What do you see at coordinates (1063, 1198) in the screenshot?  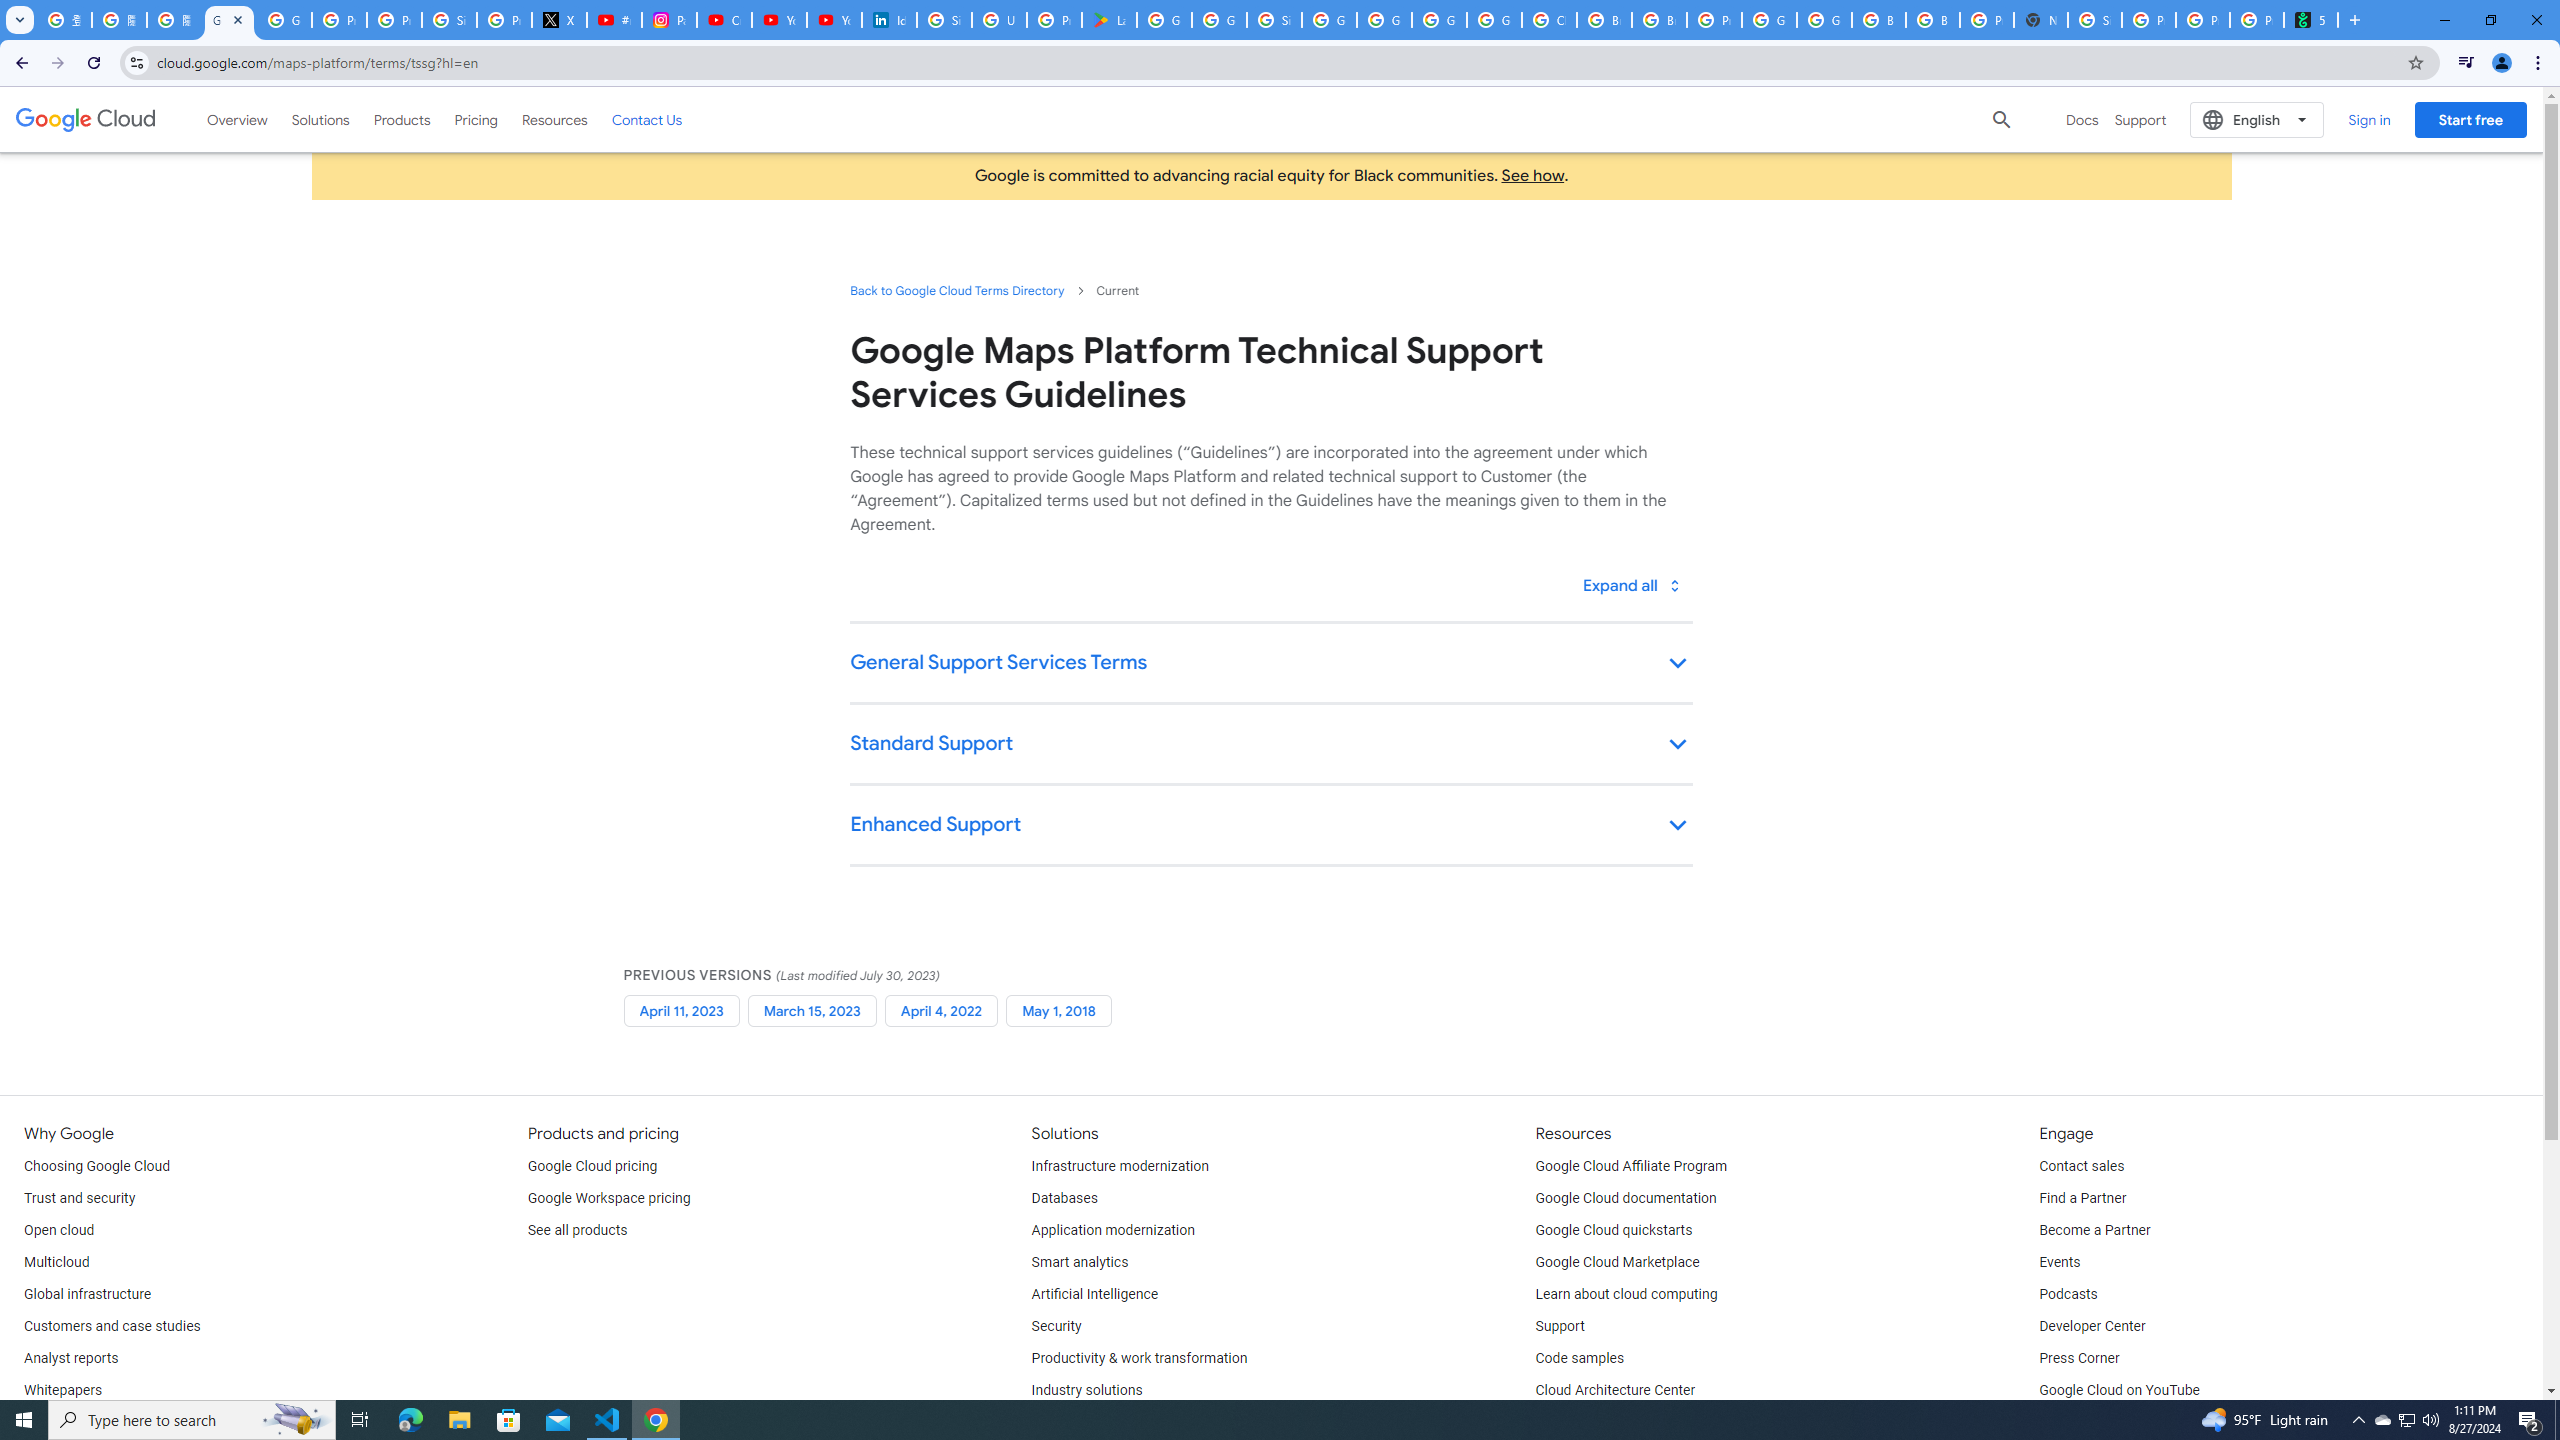 I see `'Databases'` at bounding box center [1063, 1198].